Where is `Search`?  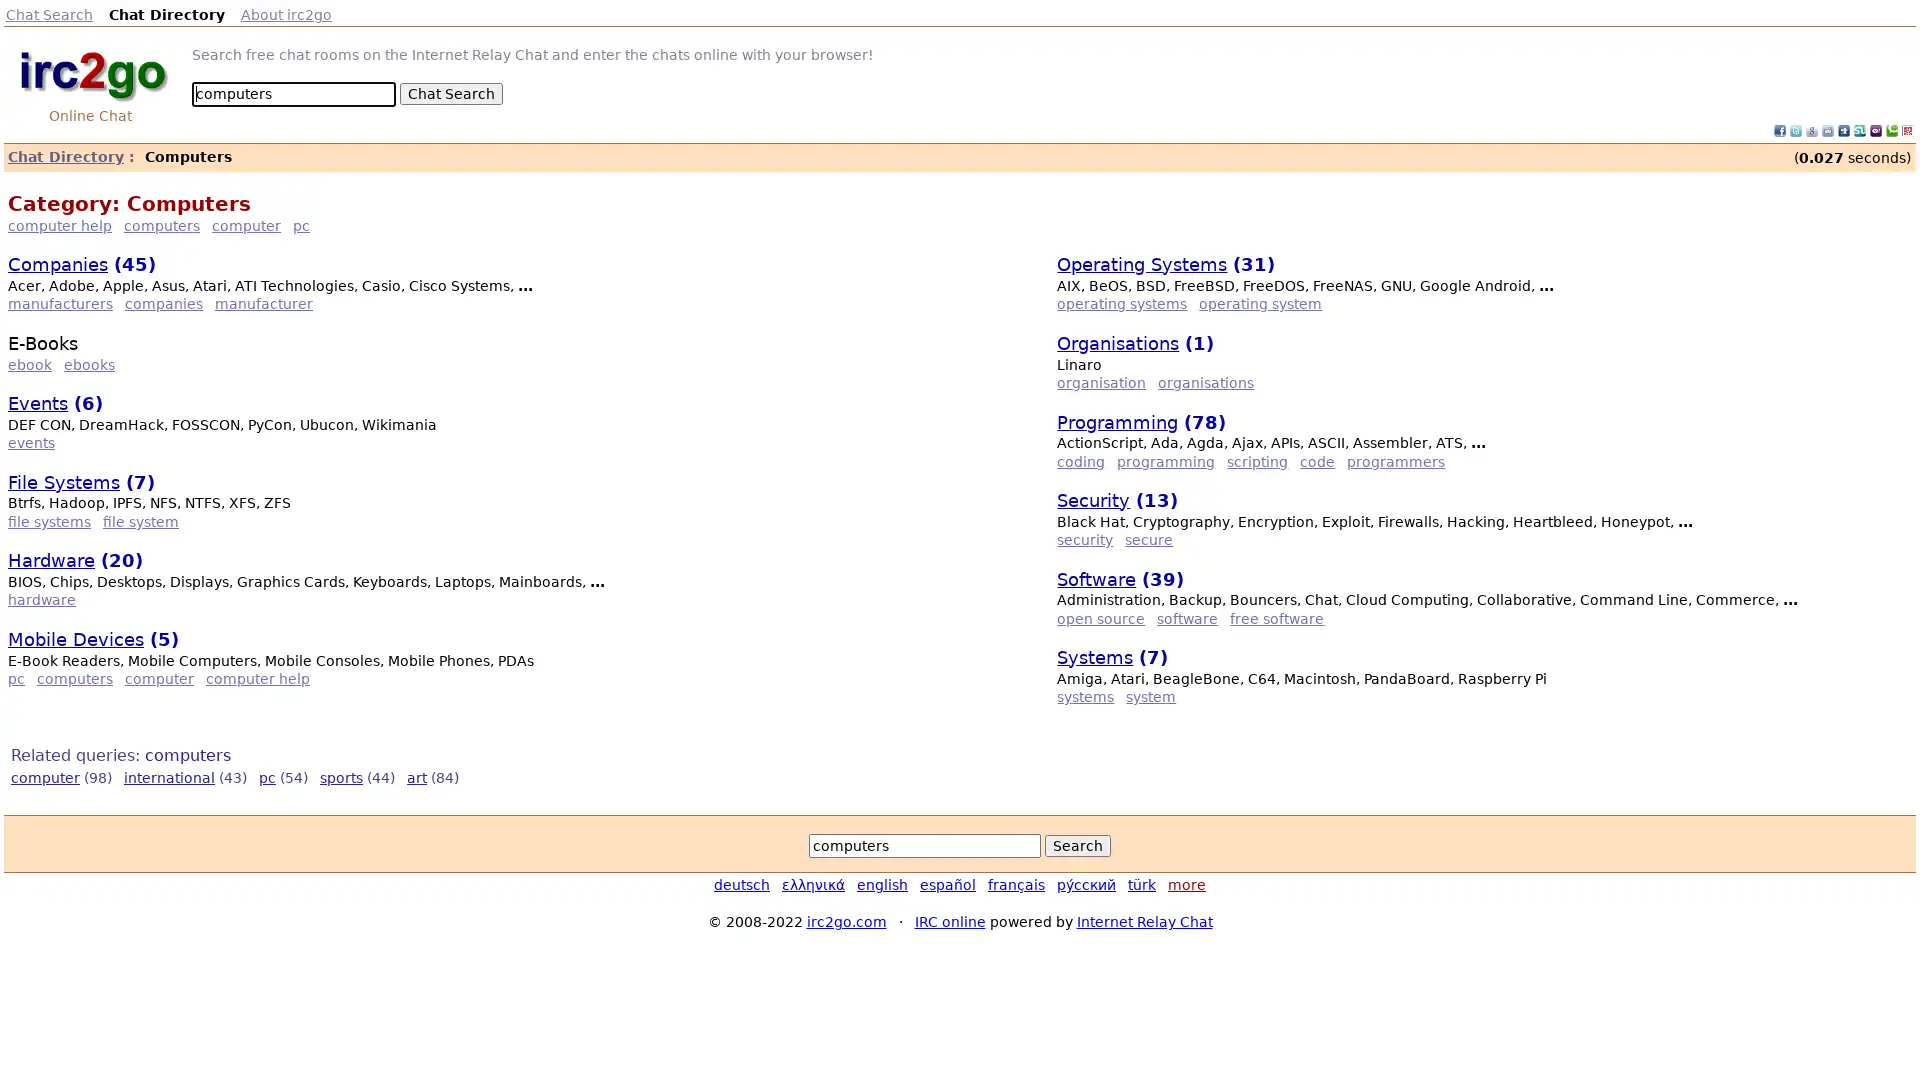 Search is located at coordinates (1077, 845).